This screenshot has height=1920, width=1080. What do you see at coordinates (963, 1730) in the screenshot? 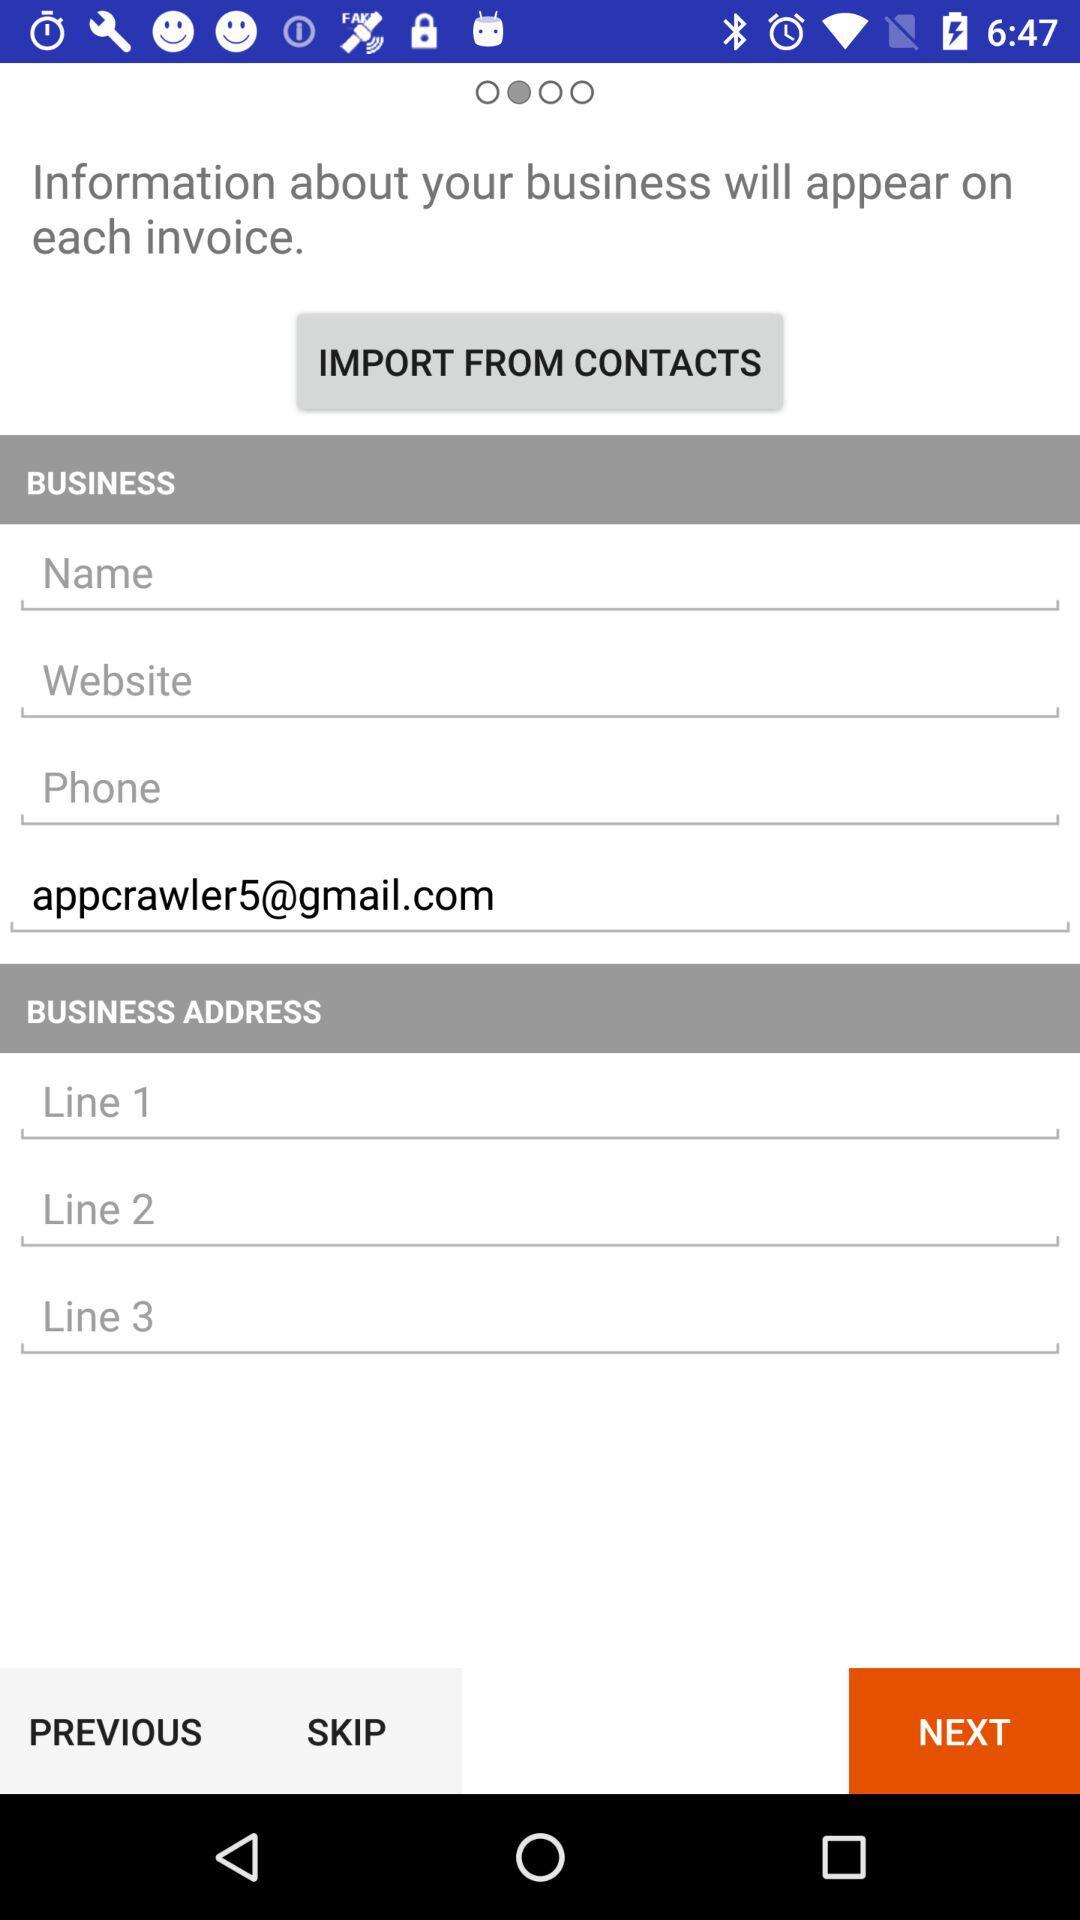
I see `item to the right of the skip` at bounding box center [963, 1730].